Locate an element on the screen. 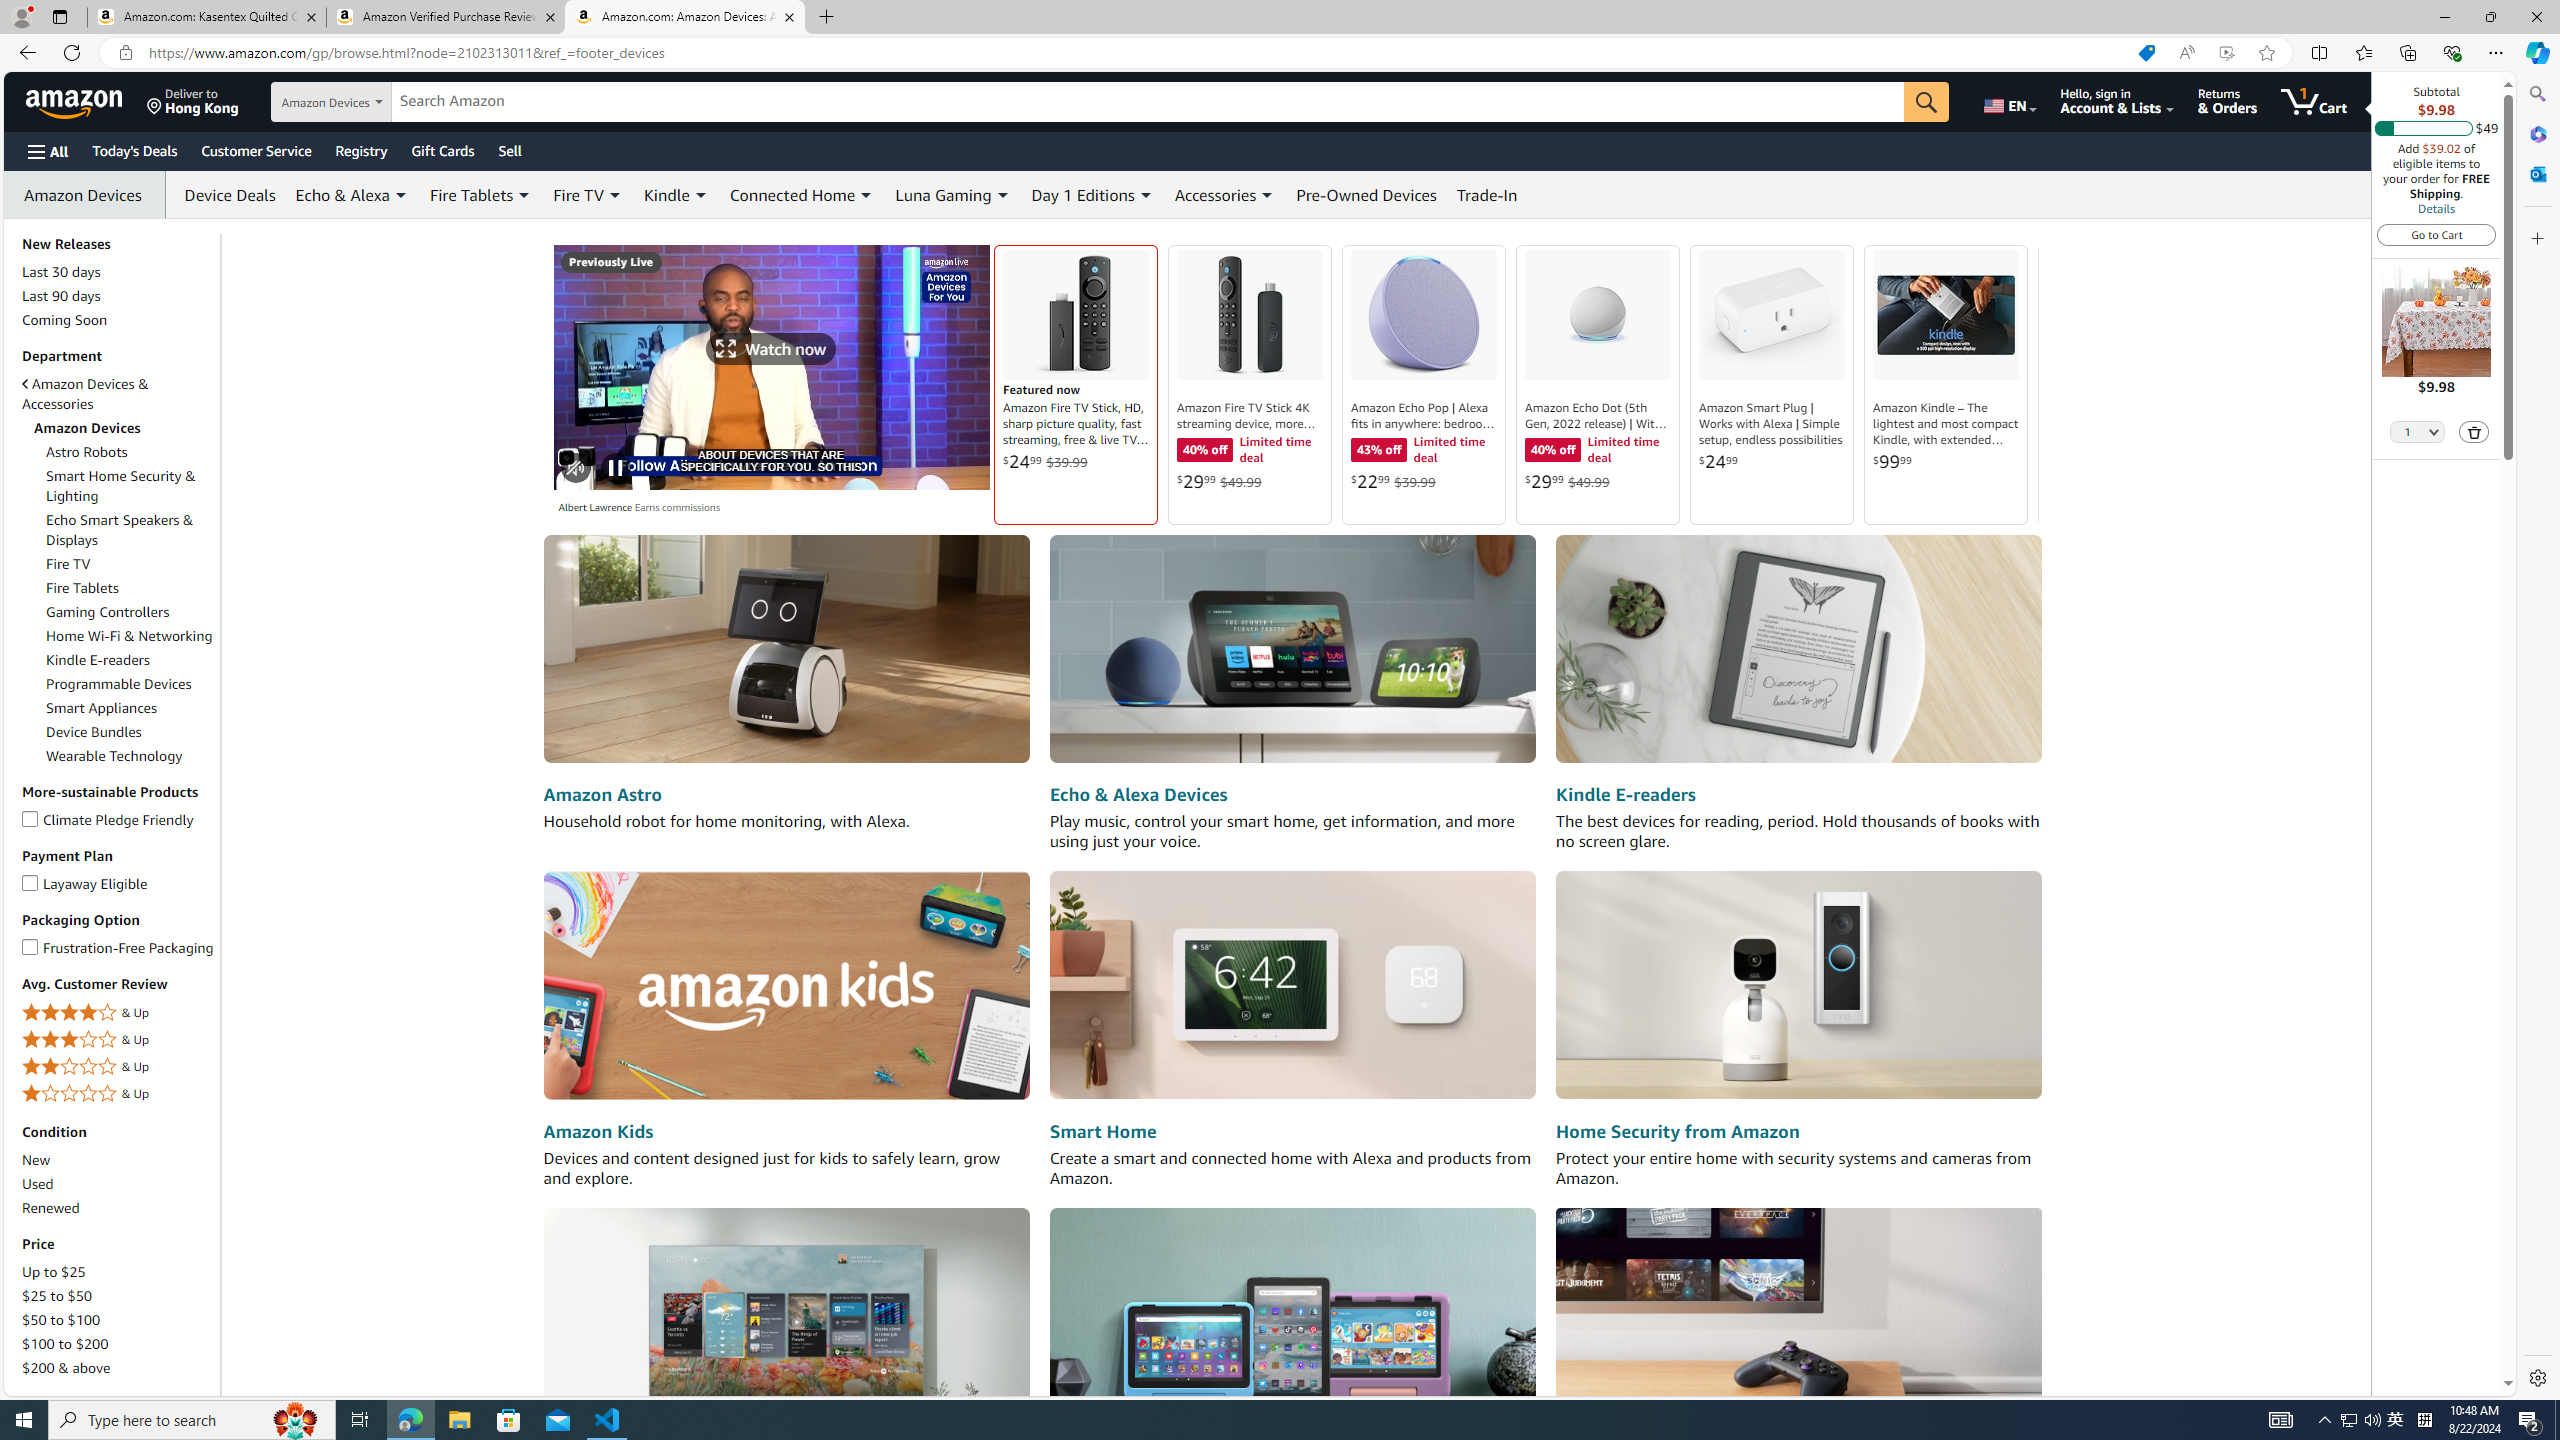 This screenshot has height=1440, width=2560. 'Customer Service' is located at coordinates (256, 150).